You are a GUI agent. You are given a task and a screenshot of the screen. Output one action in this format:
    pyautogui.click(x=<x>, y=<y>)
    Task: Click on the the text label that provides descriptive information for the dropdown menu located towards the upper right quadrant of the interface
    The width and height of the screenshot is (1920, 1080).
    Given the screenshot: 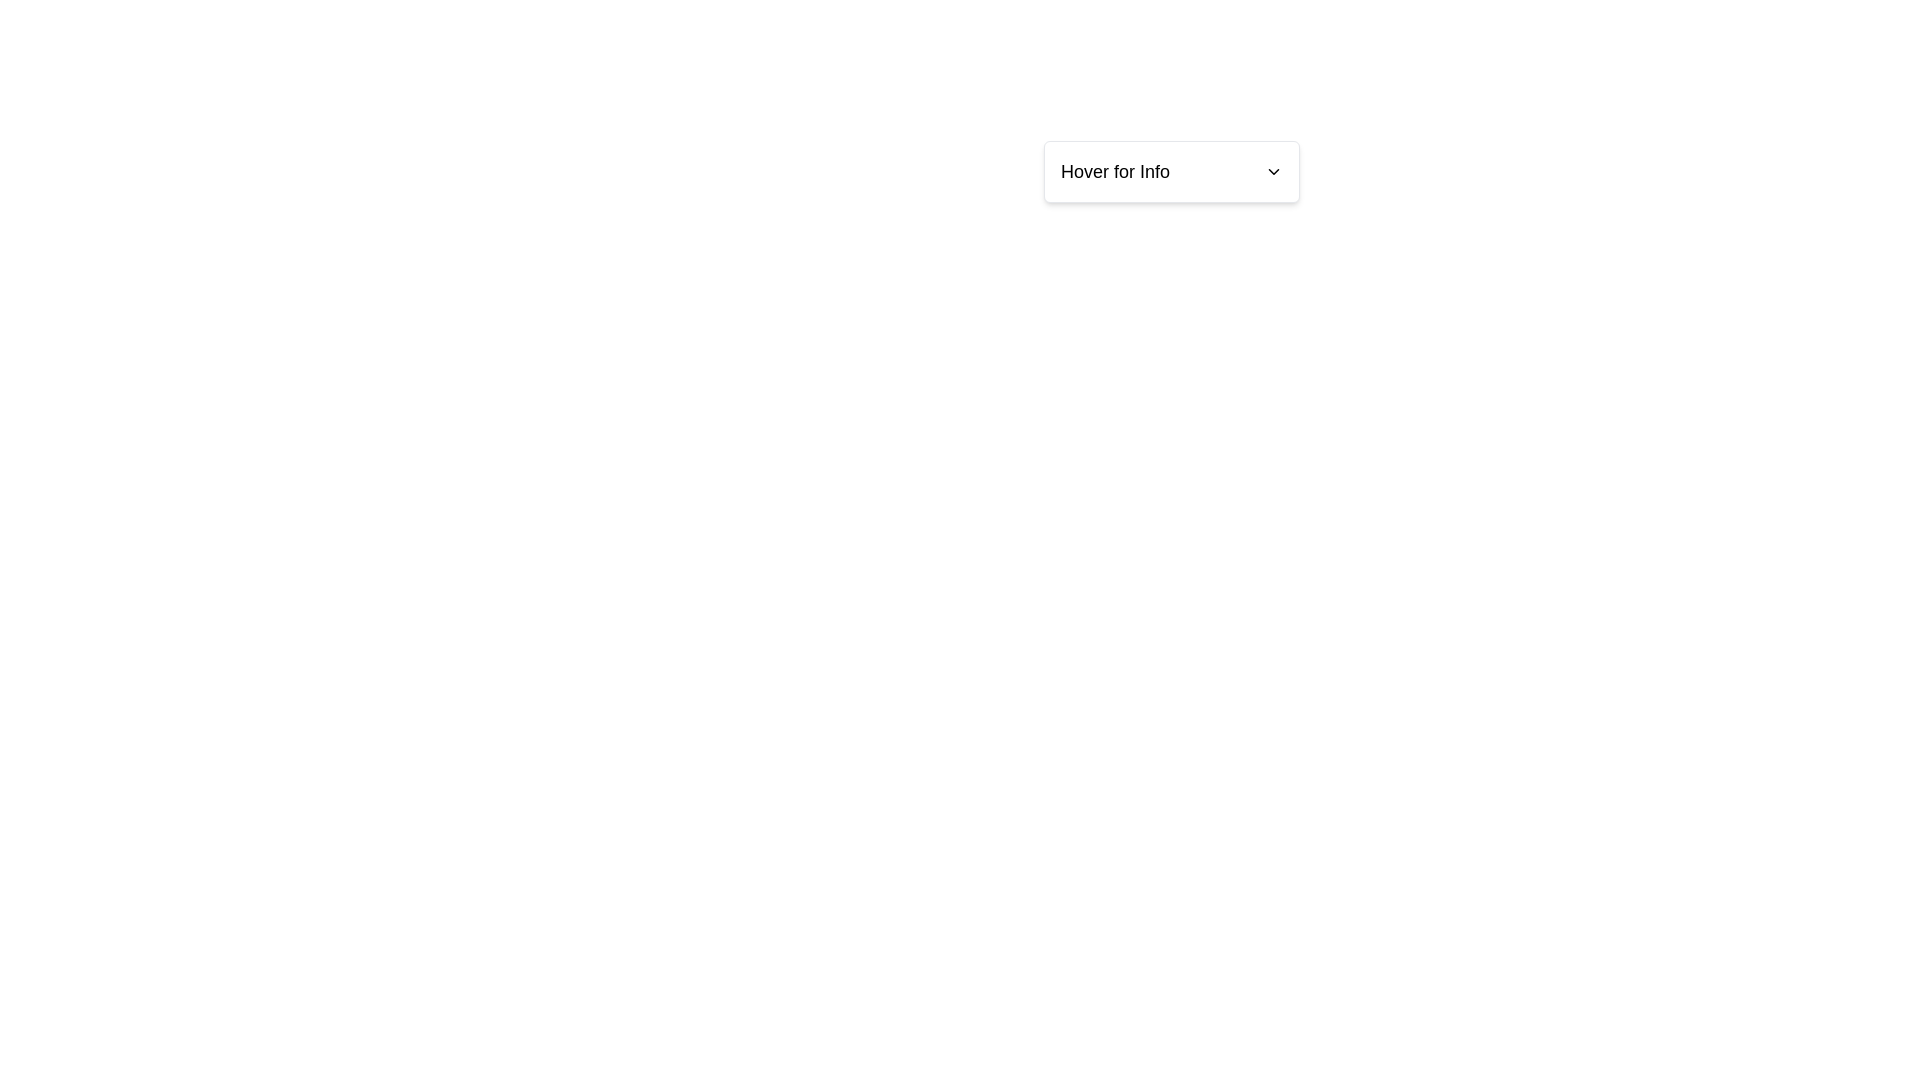 What is the action you would take?
    pyautogui.click(x=1114, y=171)
    